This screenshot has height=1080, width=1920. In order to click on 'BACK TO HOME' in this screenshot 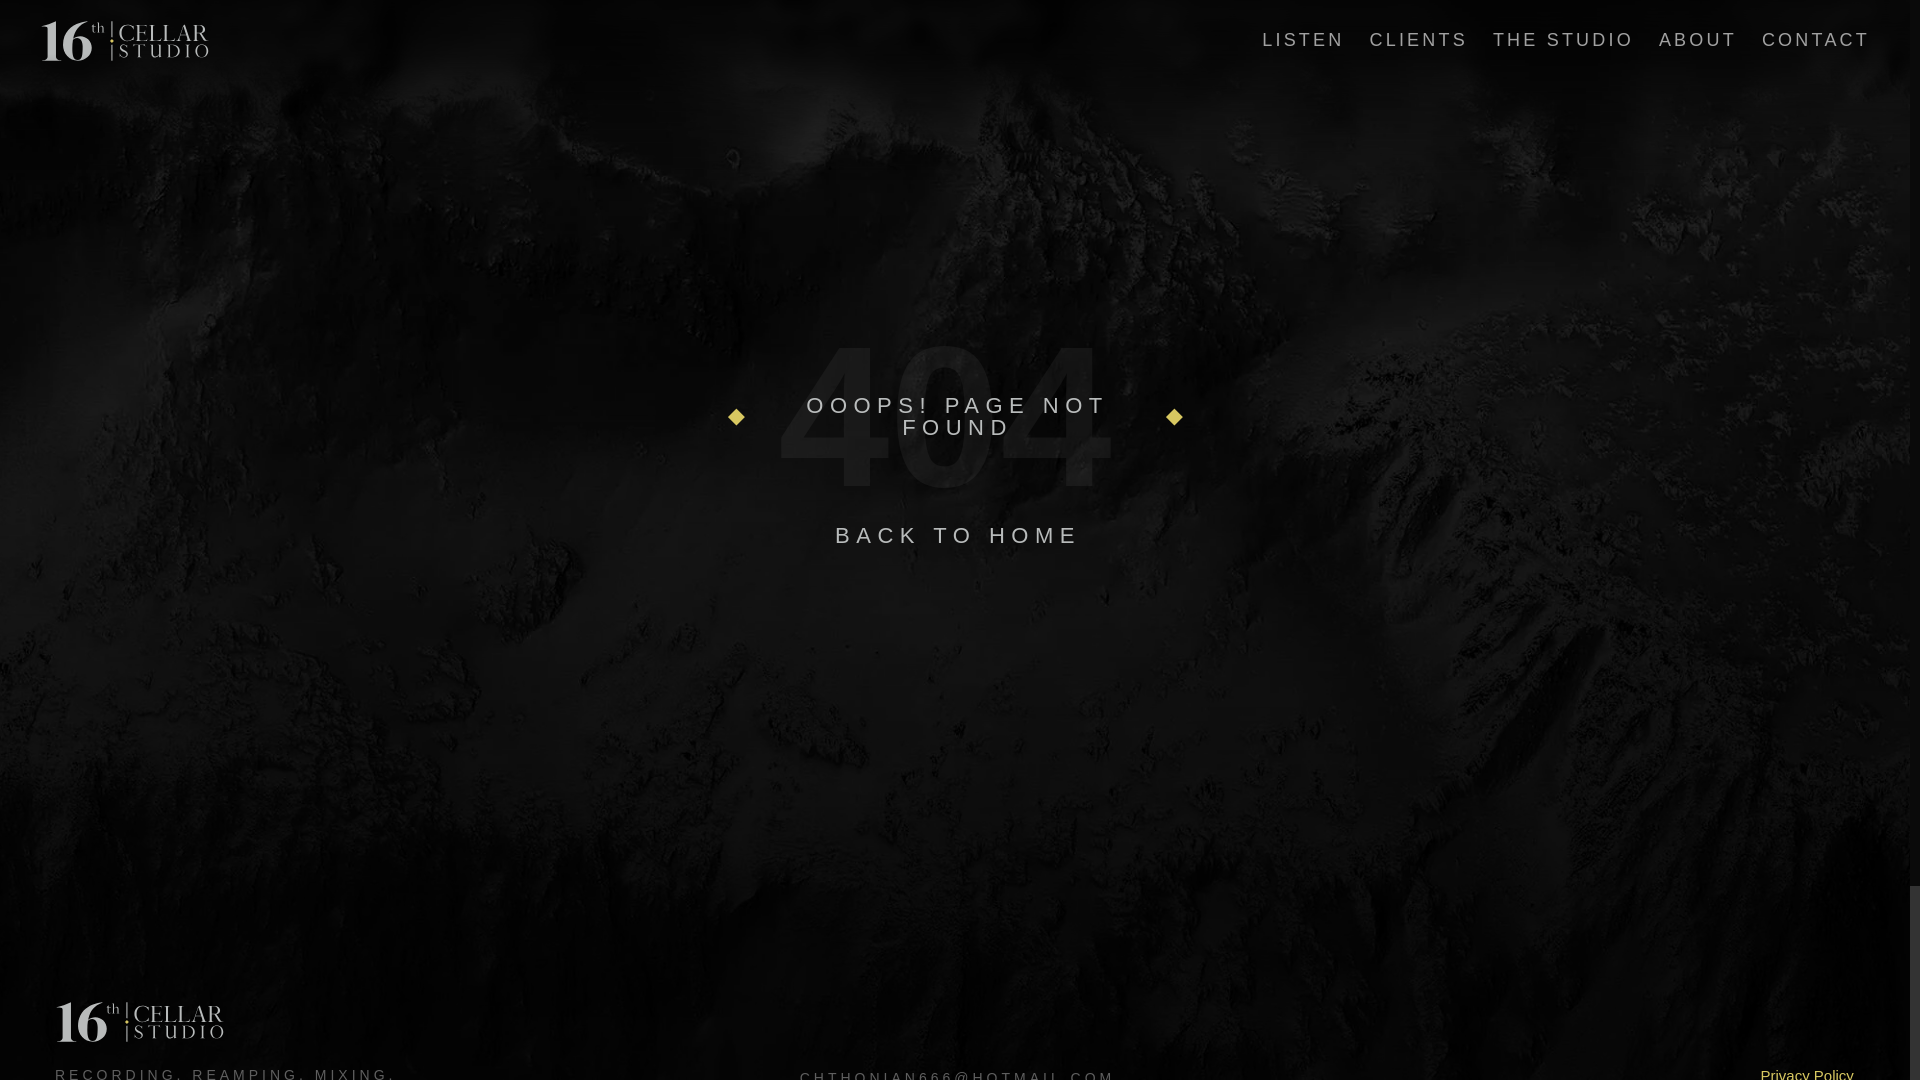, I will do `click(957, 534)`.